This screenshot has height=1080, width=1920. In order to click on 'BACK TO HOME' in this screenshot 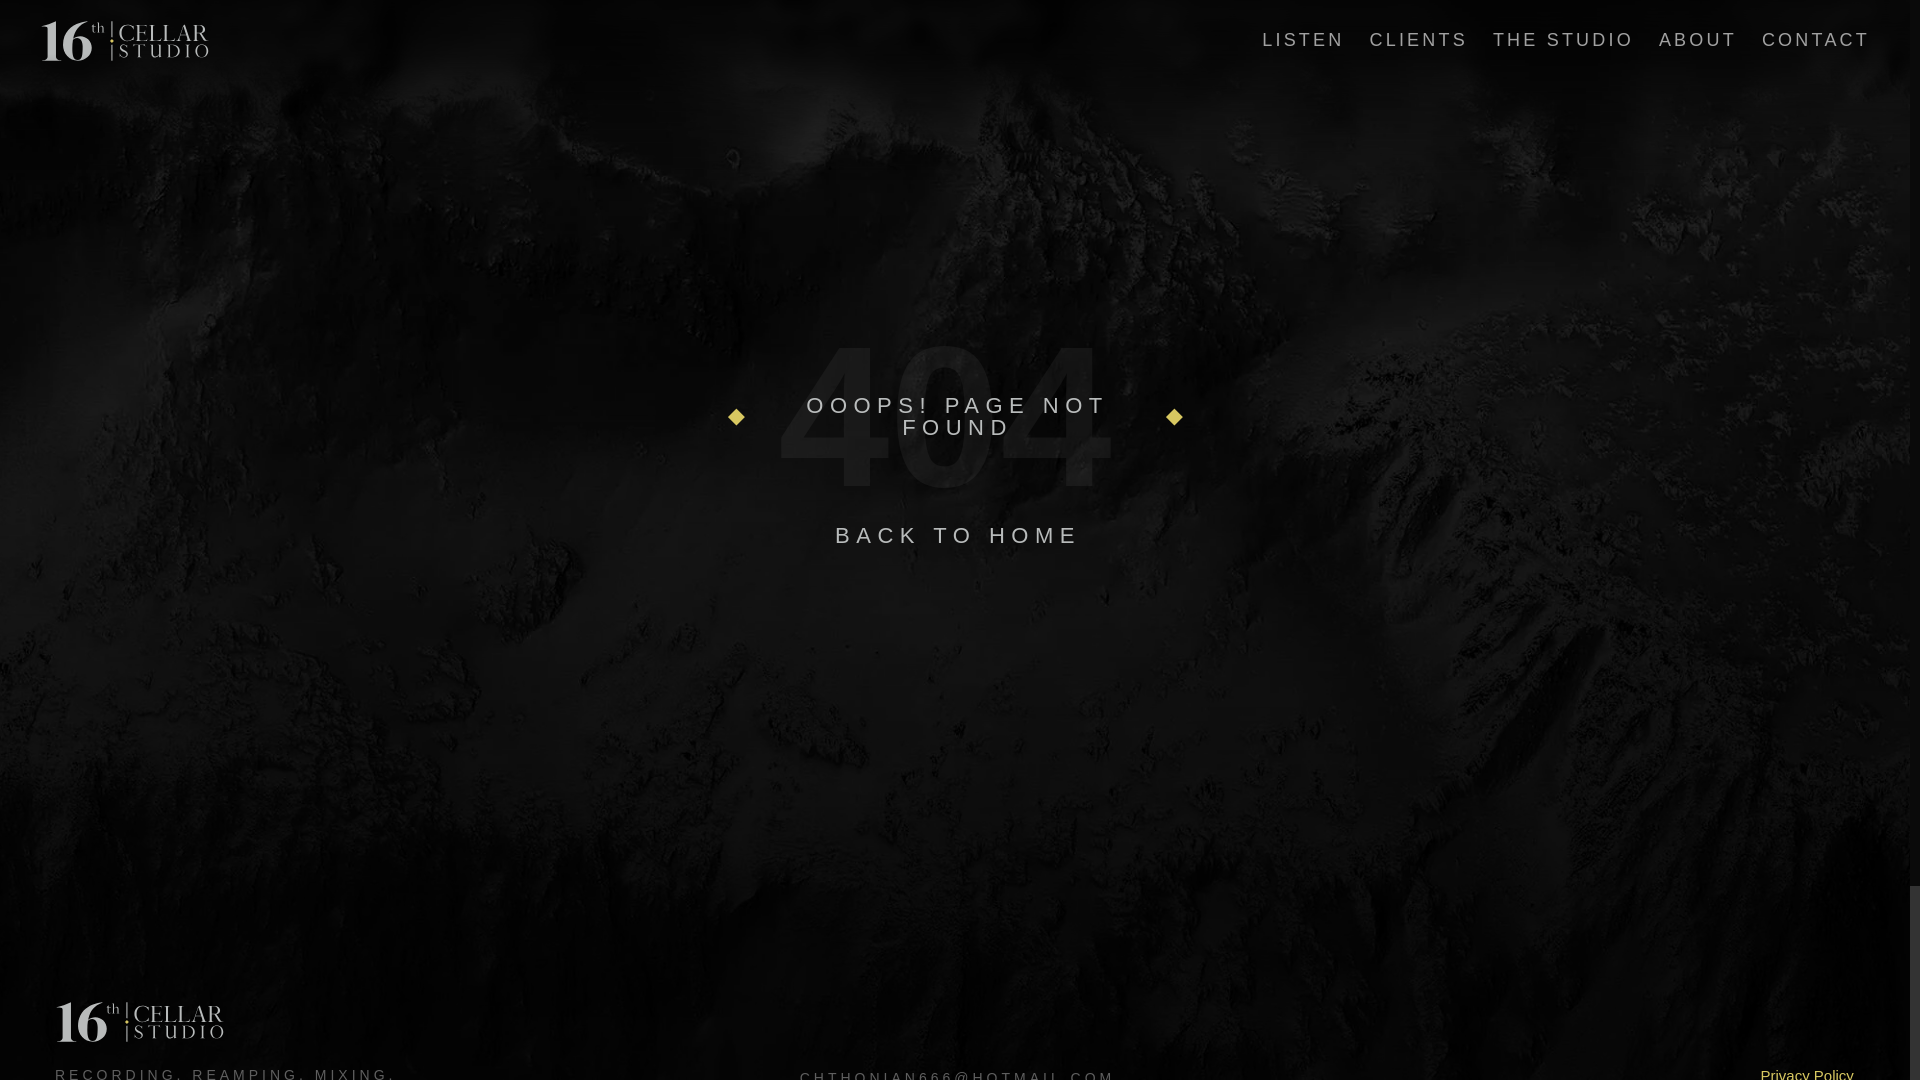, I will do `click(957, 534)`.